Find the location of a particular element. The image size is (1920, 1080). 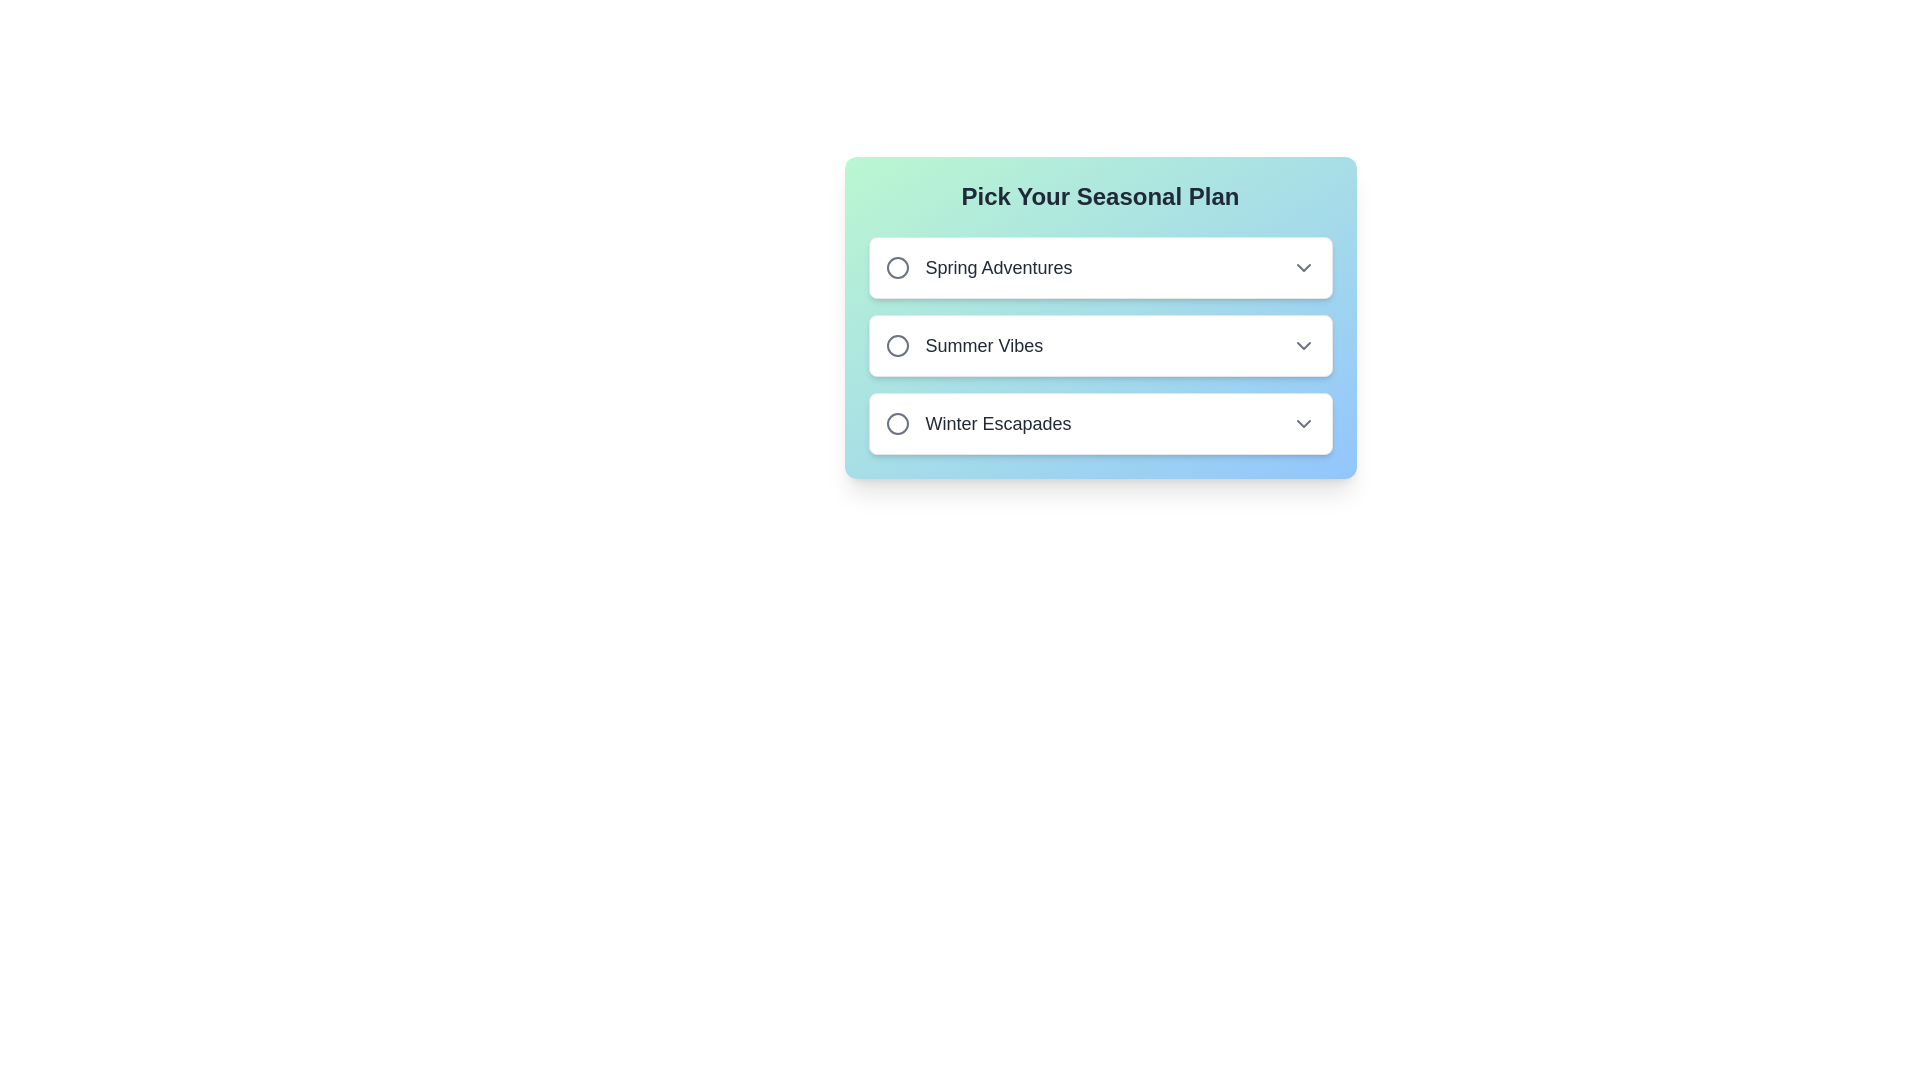

the light rectangular button labeled 'Winter Escapades', the third option below 'Pick Your Seasonal Plan' is located at coordinates (1099, 423).